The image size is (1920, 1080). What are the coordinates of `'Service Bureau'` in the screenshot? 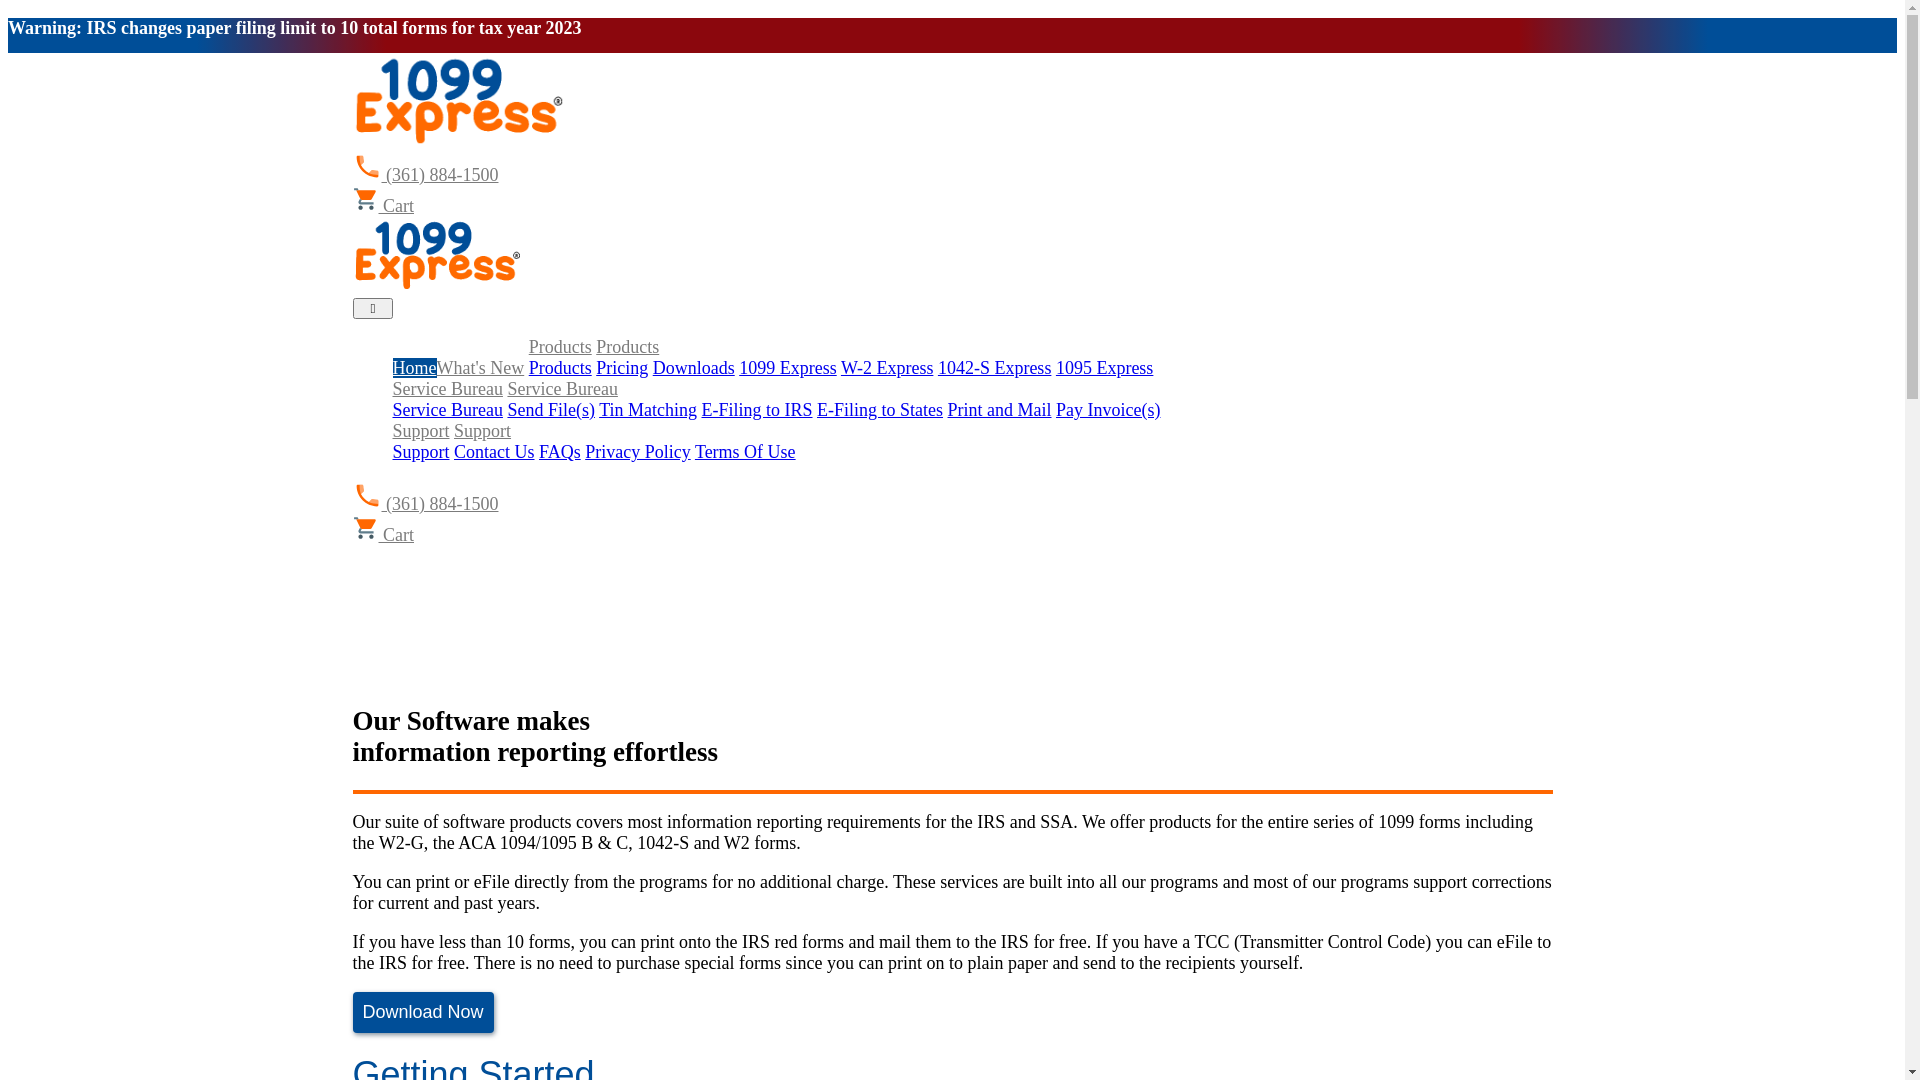 It's located at (560, 389).